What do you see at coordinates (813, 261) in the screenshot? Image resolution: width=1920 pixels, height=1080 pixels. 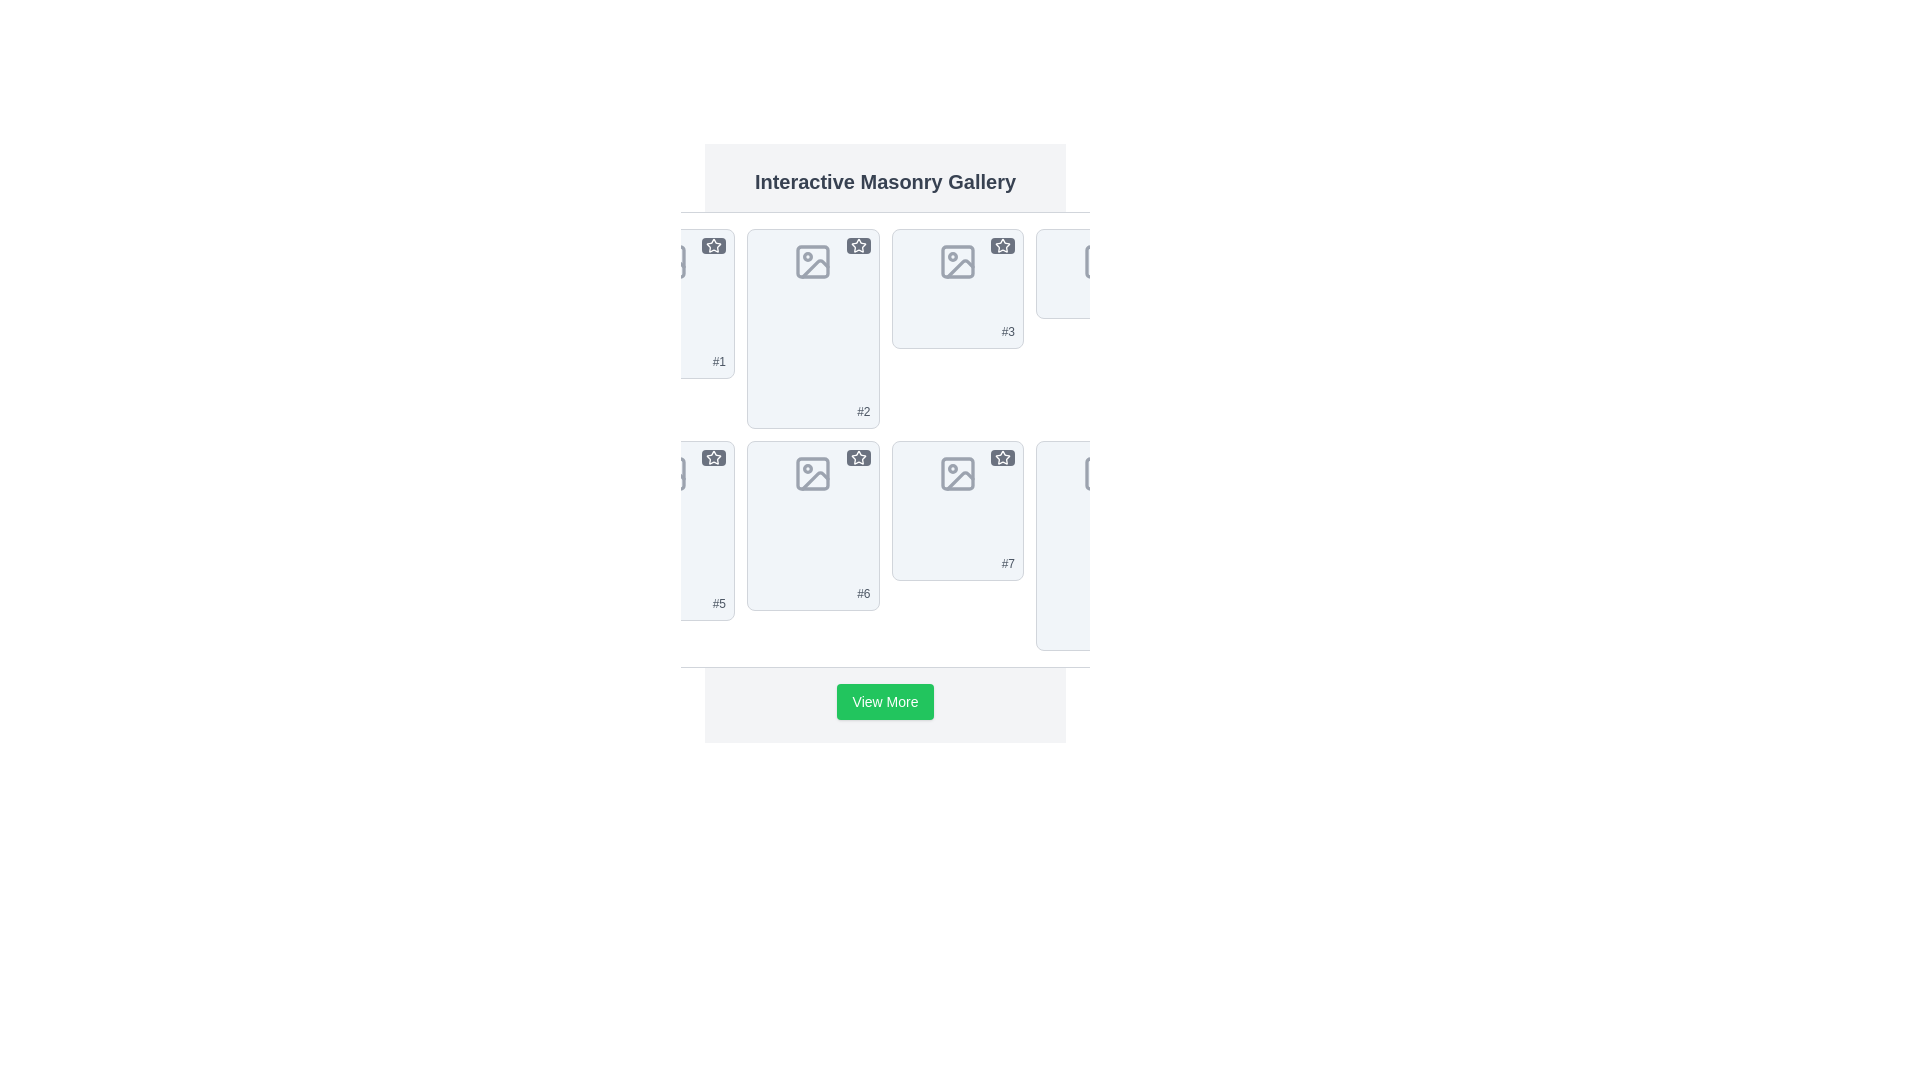 I see `the main rectangular shape with rounded corners in the interactive gallery item labeled '#2', which has a light gray border and is positioned centrally within the icon` at bounding box center [813, 261].